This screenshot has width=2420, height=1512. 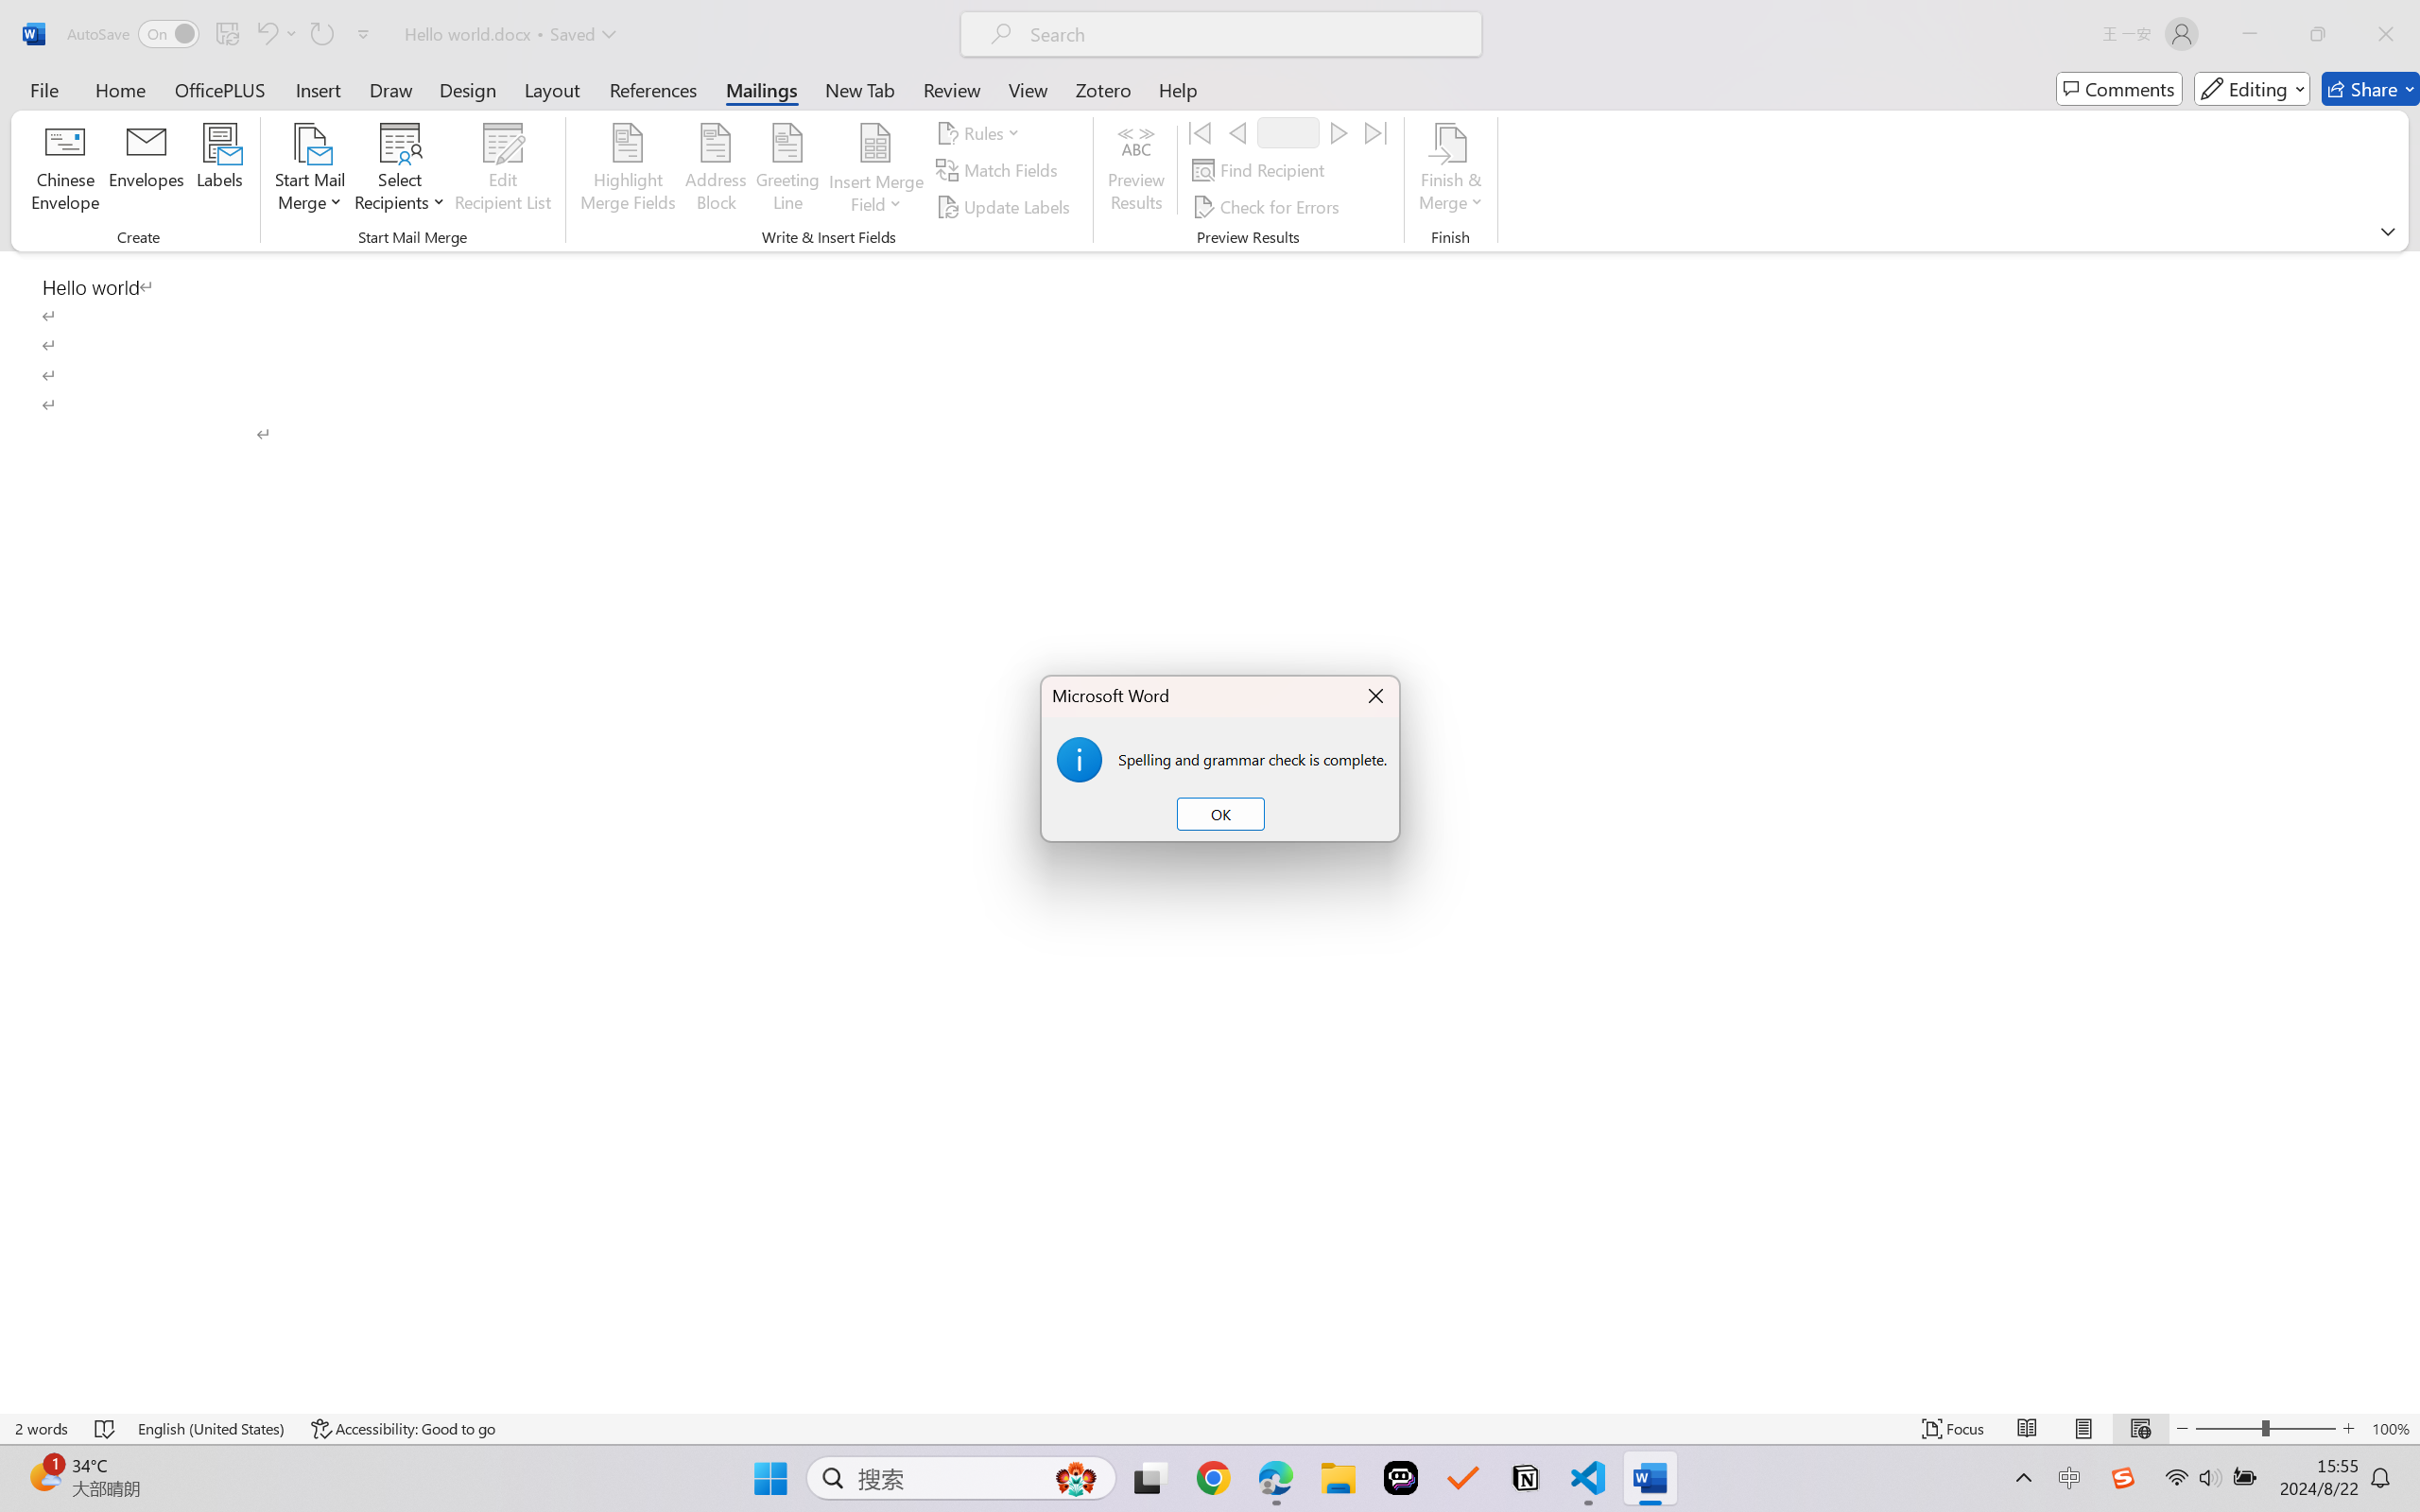 I want to click on 'Design', so click(x=467, y=88).